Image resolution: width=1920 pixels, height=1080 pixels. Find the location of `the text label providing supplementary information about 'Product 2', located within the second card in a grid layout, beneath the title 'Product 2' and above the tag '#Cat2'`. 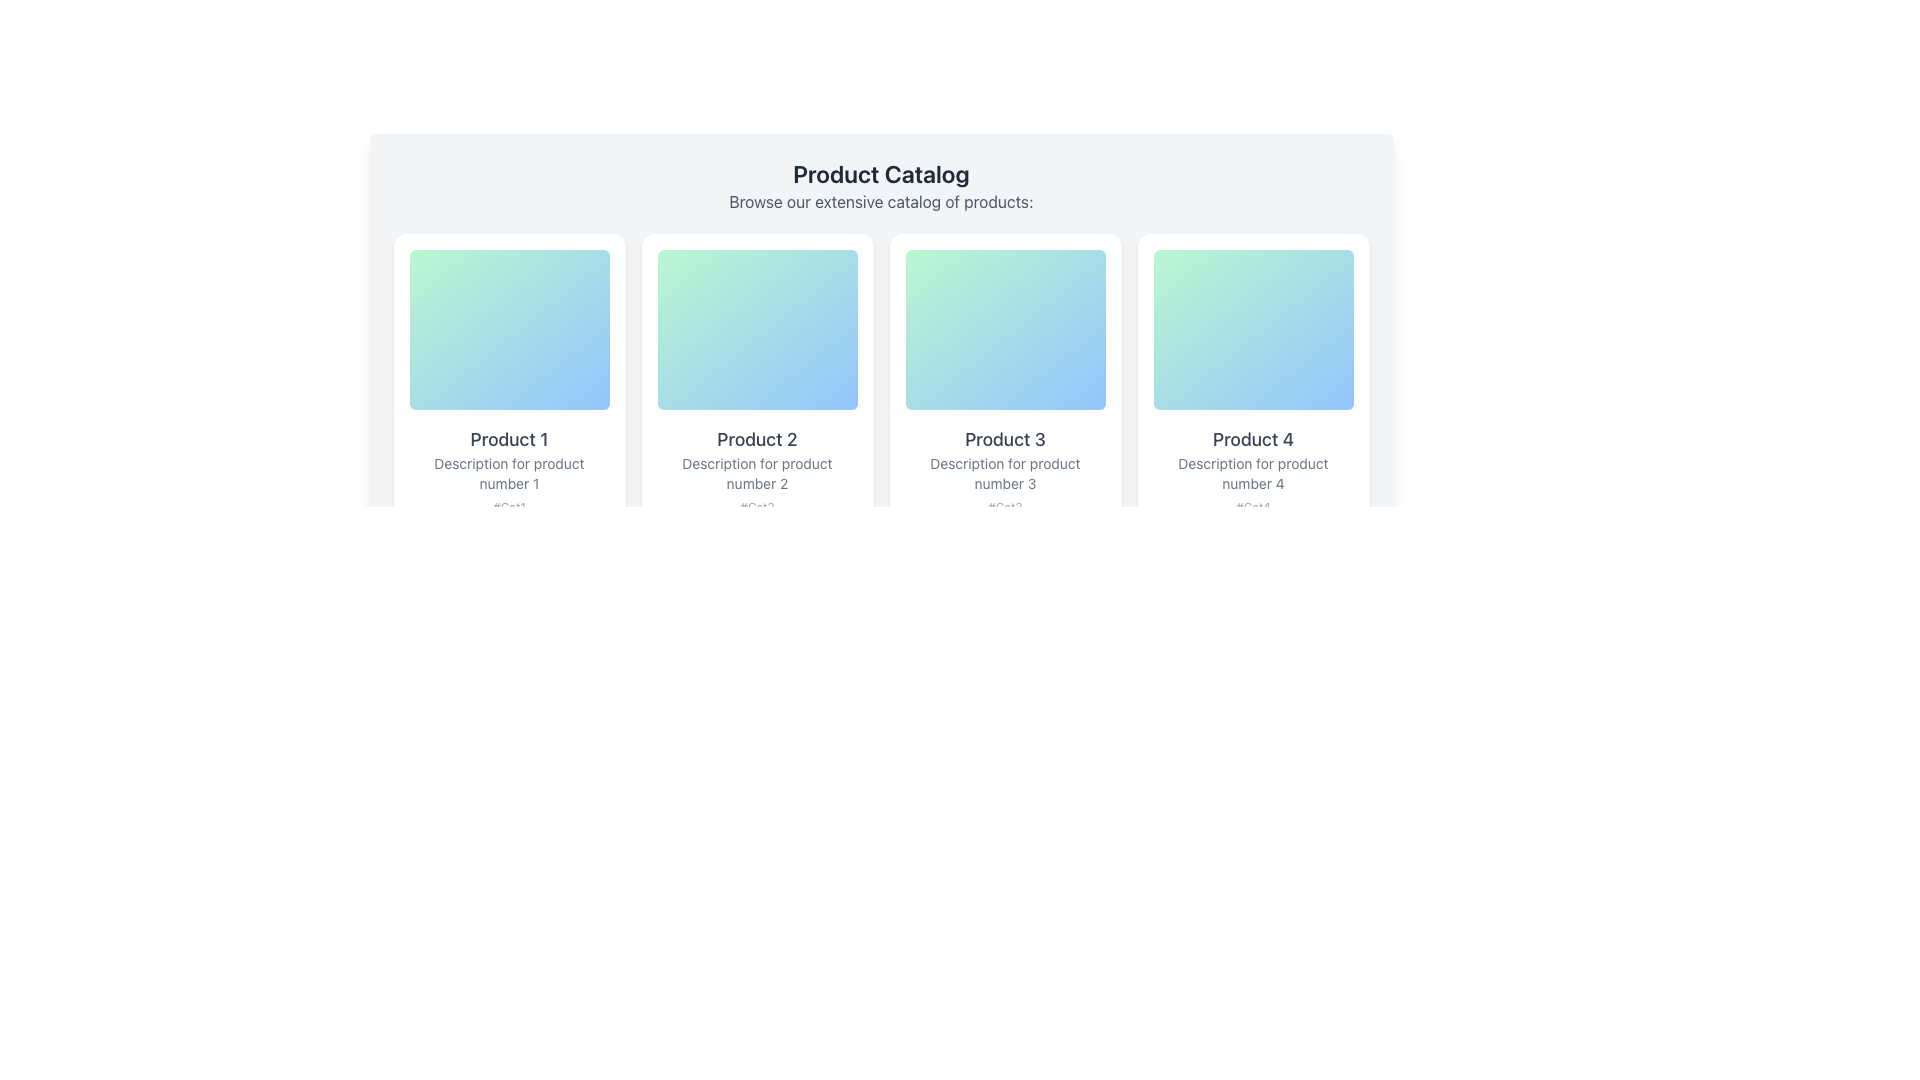

the text label providing supplementary information about 'Product 2', located within the second card in a grid layout, beneath the title 'Product 2' and above the tag '#Cat2' is located at coordinates (756, 474).